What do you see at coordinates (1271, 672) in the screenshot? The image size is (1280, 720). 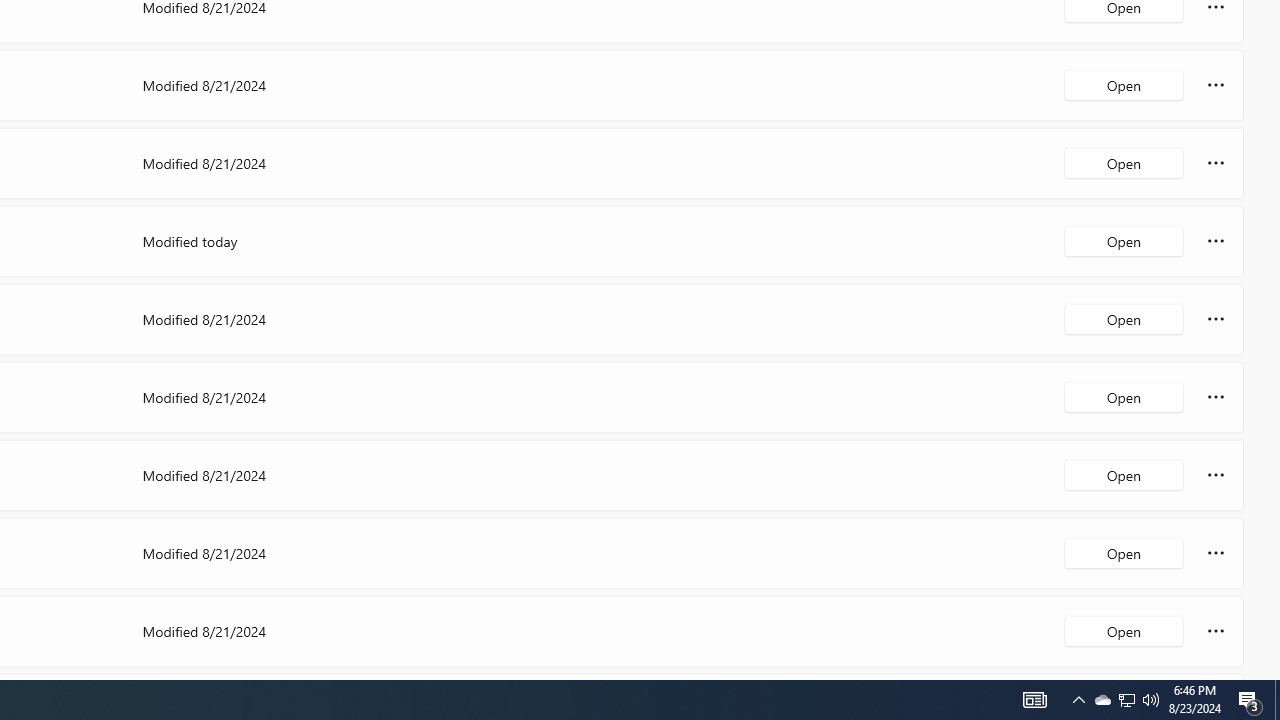 I see `'Vertical Small Increase'` at bounding box center [1271, 672].